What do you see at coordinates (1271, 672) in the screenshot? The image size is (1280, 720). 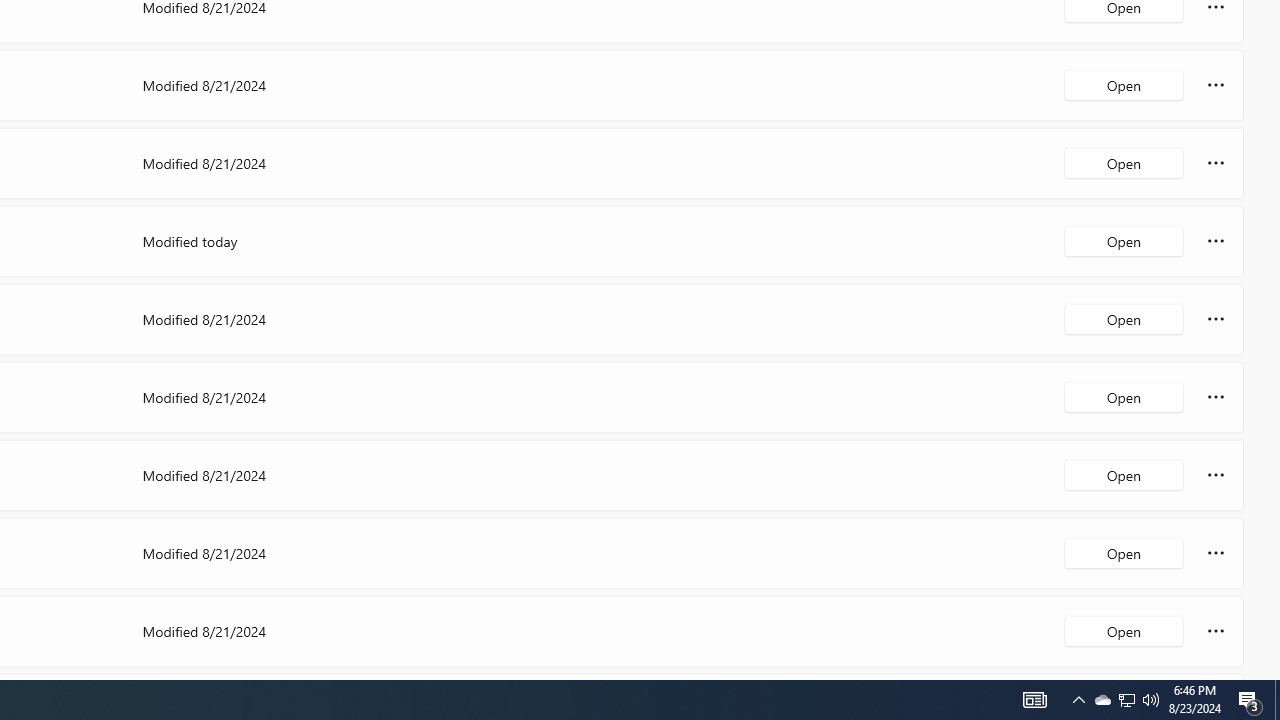 I see `'Vertical Small Increase'` at bounding box center [1271, 672].